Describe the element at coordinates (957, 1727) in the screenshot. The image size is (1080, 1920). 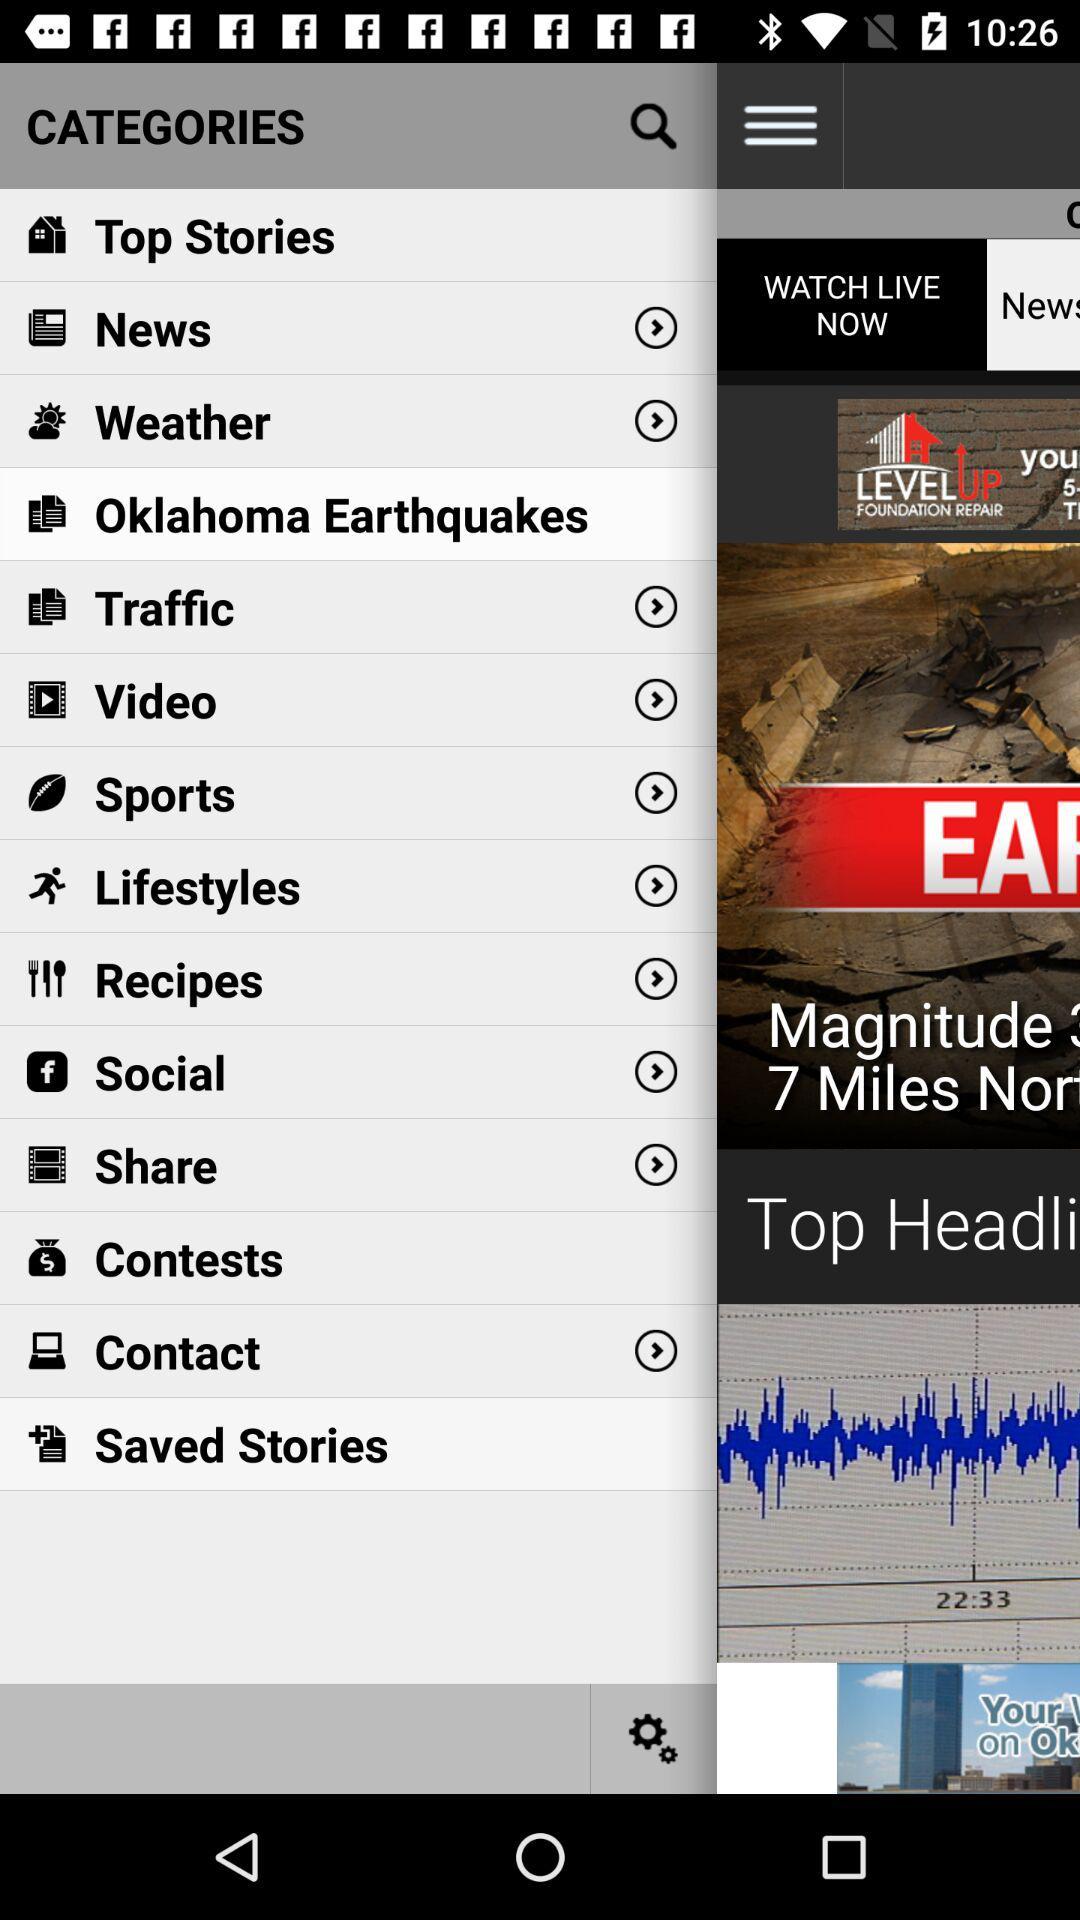
I see `advertisement page` at that location.